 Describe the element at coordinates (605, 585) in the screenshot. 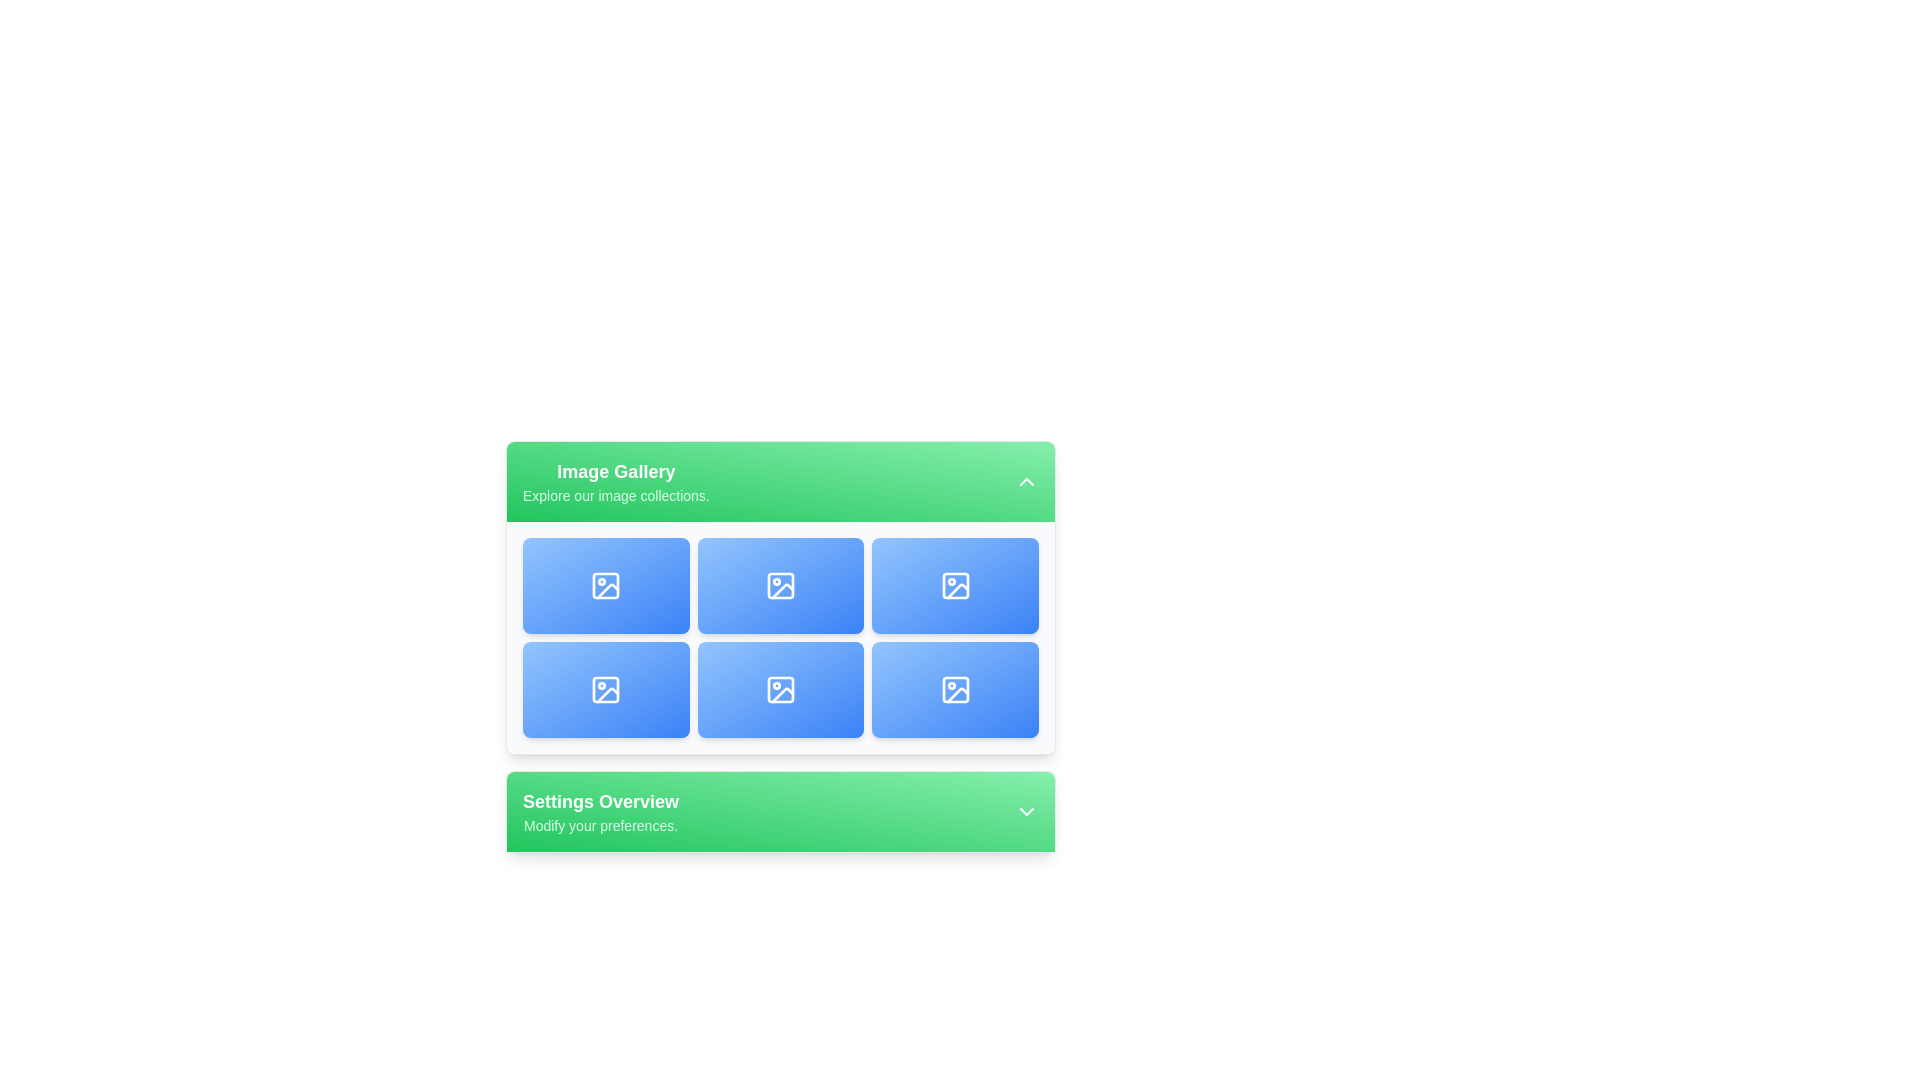

I see `the rounded rectangular SVG graphic element located within the 'Image Gallery' section of the grid layout` at that location.